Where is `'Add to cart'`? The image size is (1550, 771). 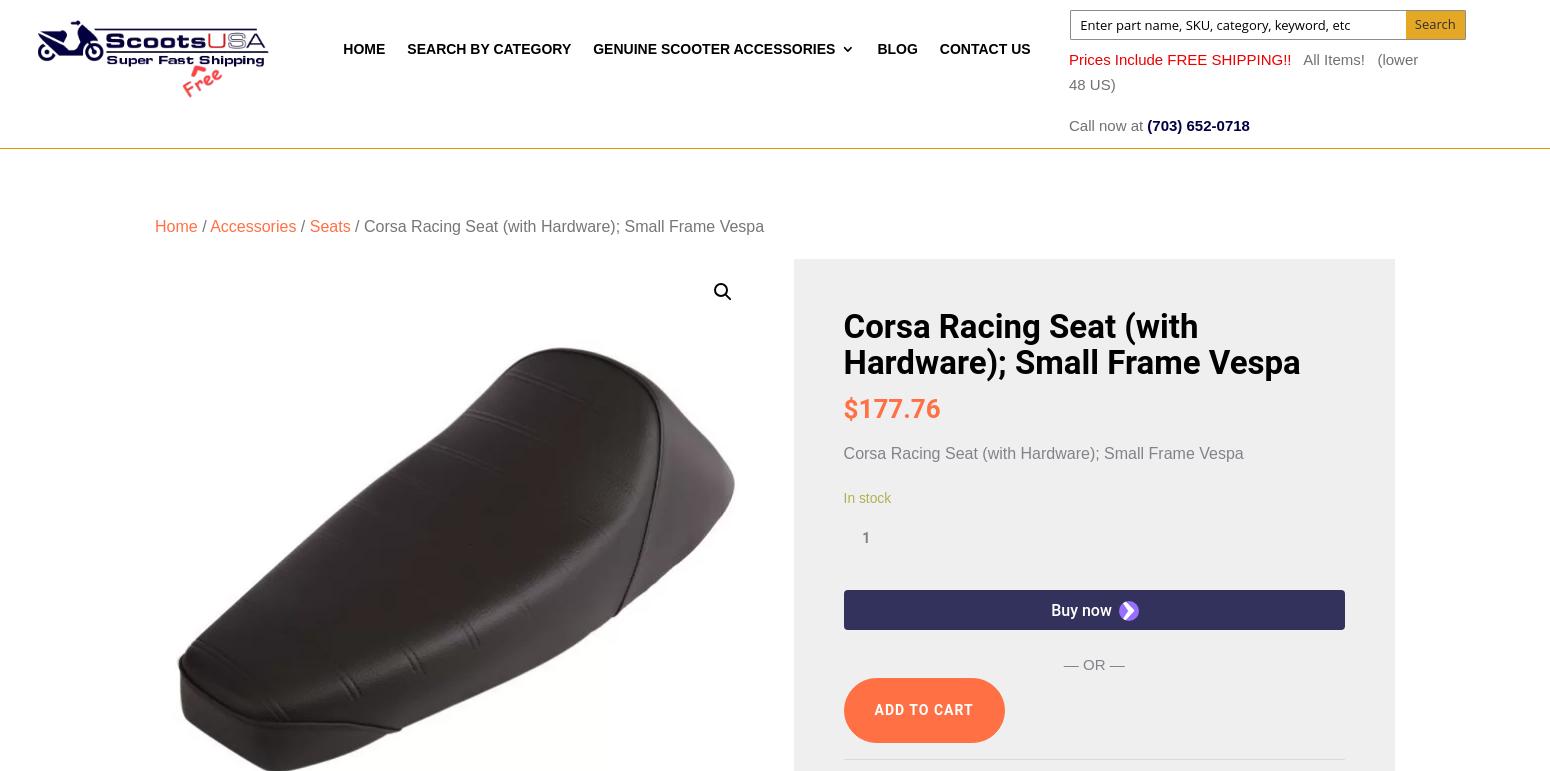 'Add to cart' is located at coordinates (923, 708).